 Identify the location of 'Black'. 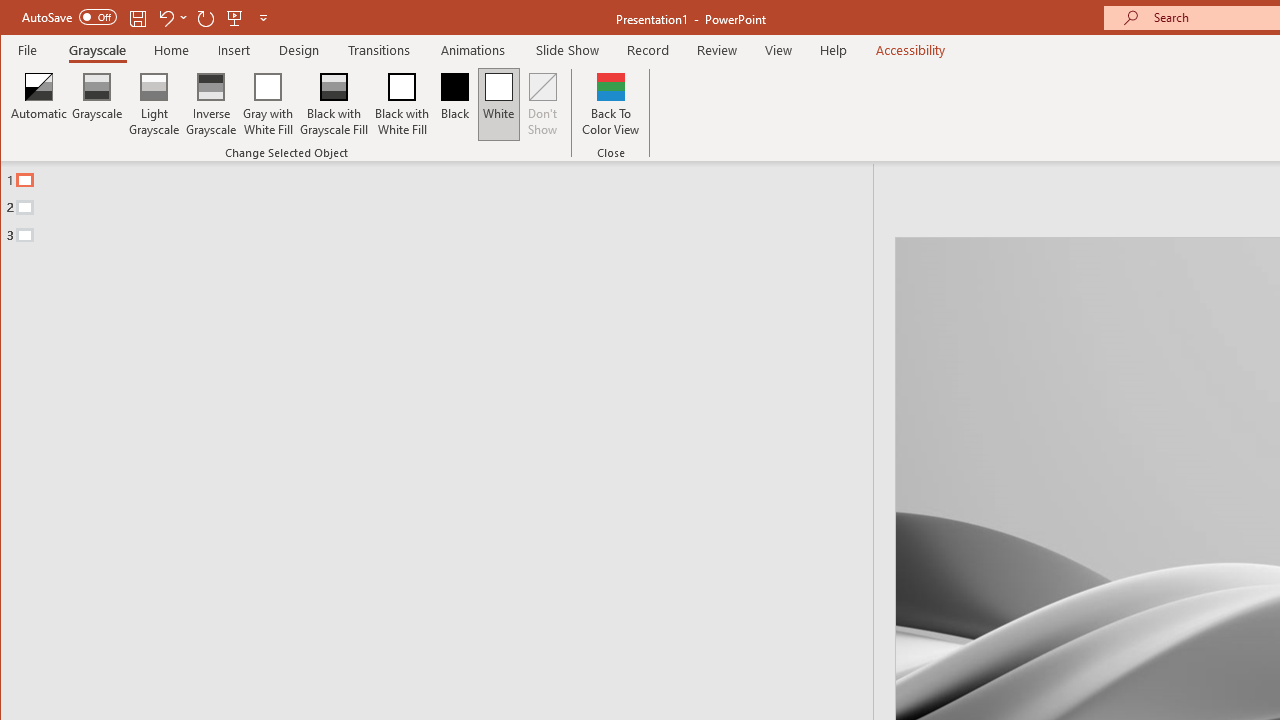
(454, 104).